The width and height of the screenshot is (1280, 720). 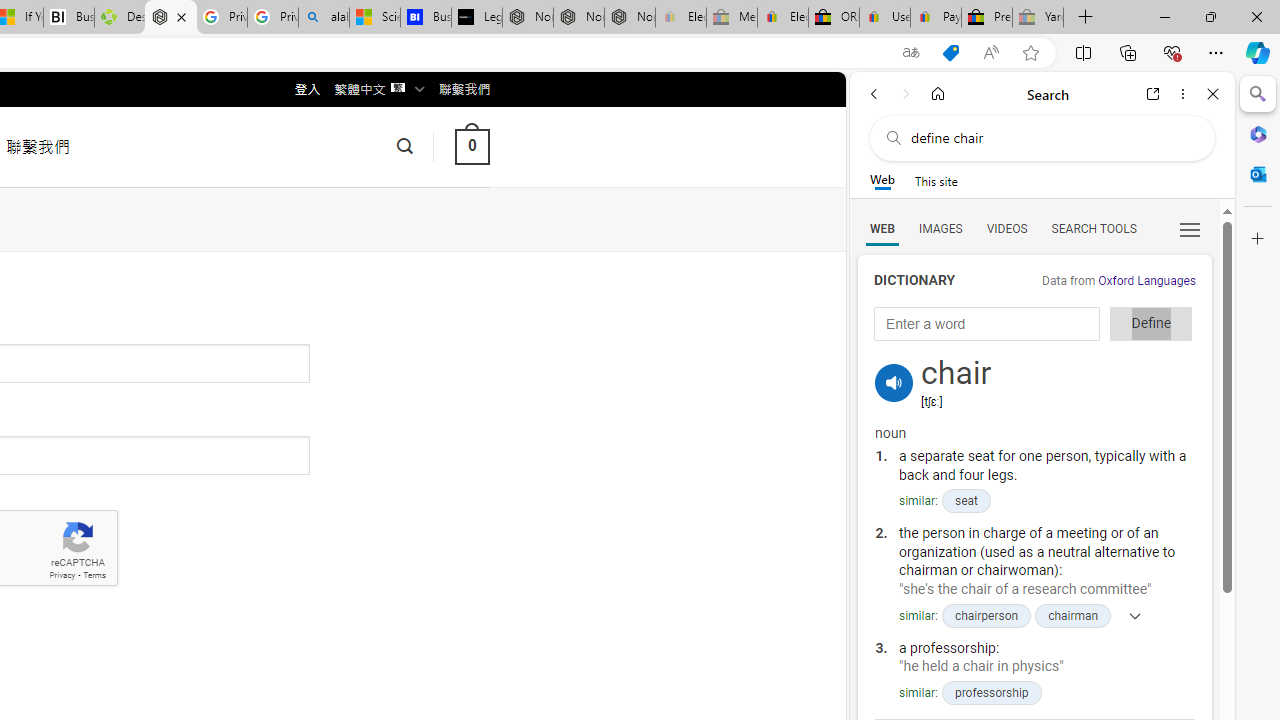 I want to click on 'Terms', so click(x=93, y=575).